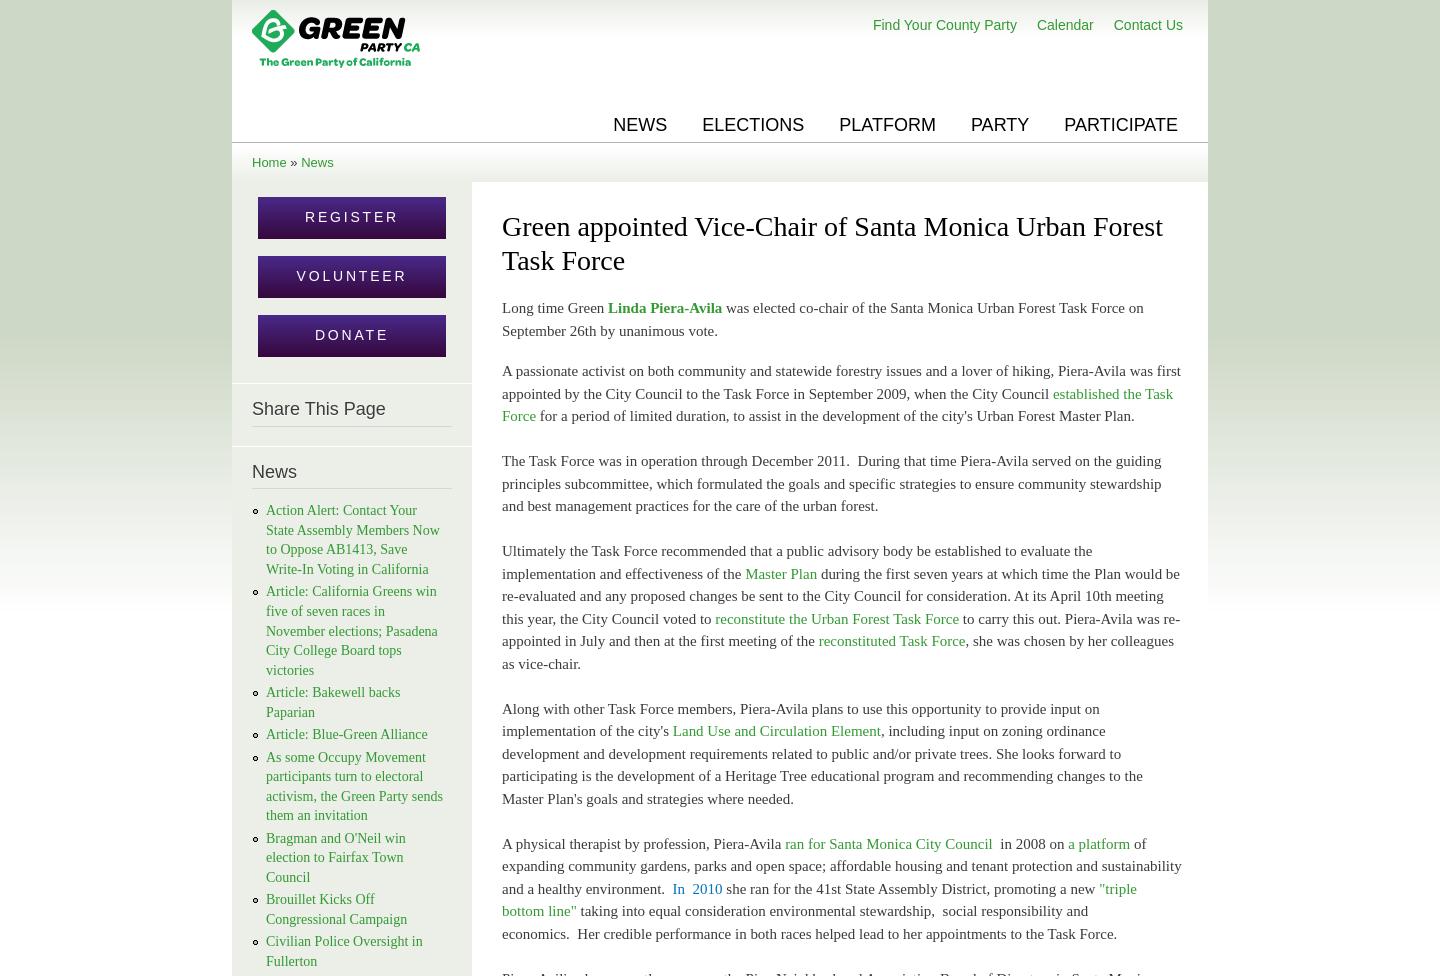 Image resolution: width=1440 pixels, height=976 pixels. Describe the element at coordinates (822, 318) in the screenshot. I see `'was elected co-chair of the Santa Monica Urban Forest Task Force on September 26th by unanimous vote.'` at that location.